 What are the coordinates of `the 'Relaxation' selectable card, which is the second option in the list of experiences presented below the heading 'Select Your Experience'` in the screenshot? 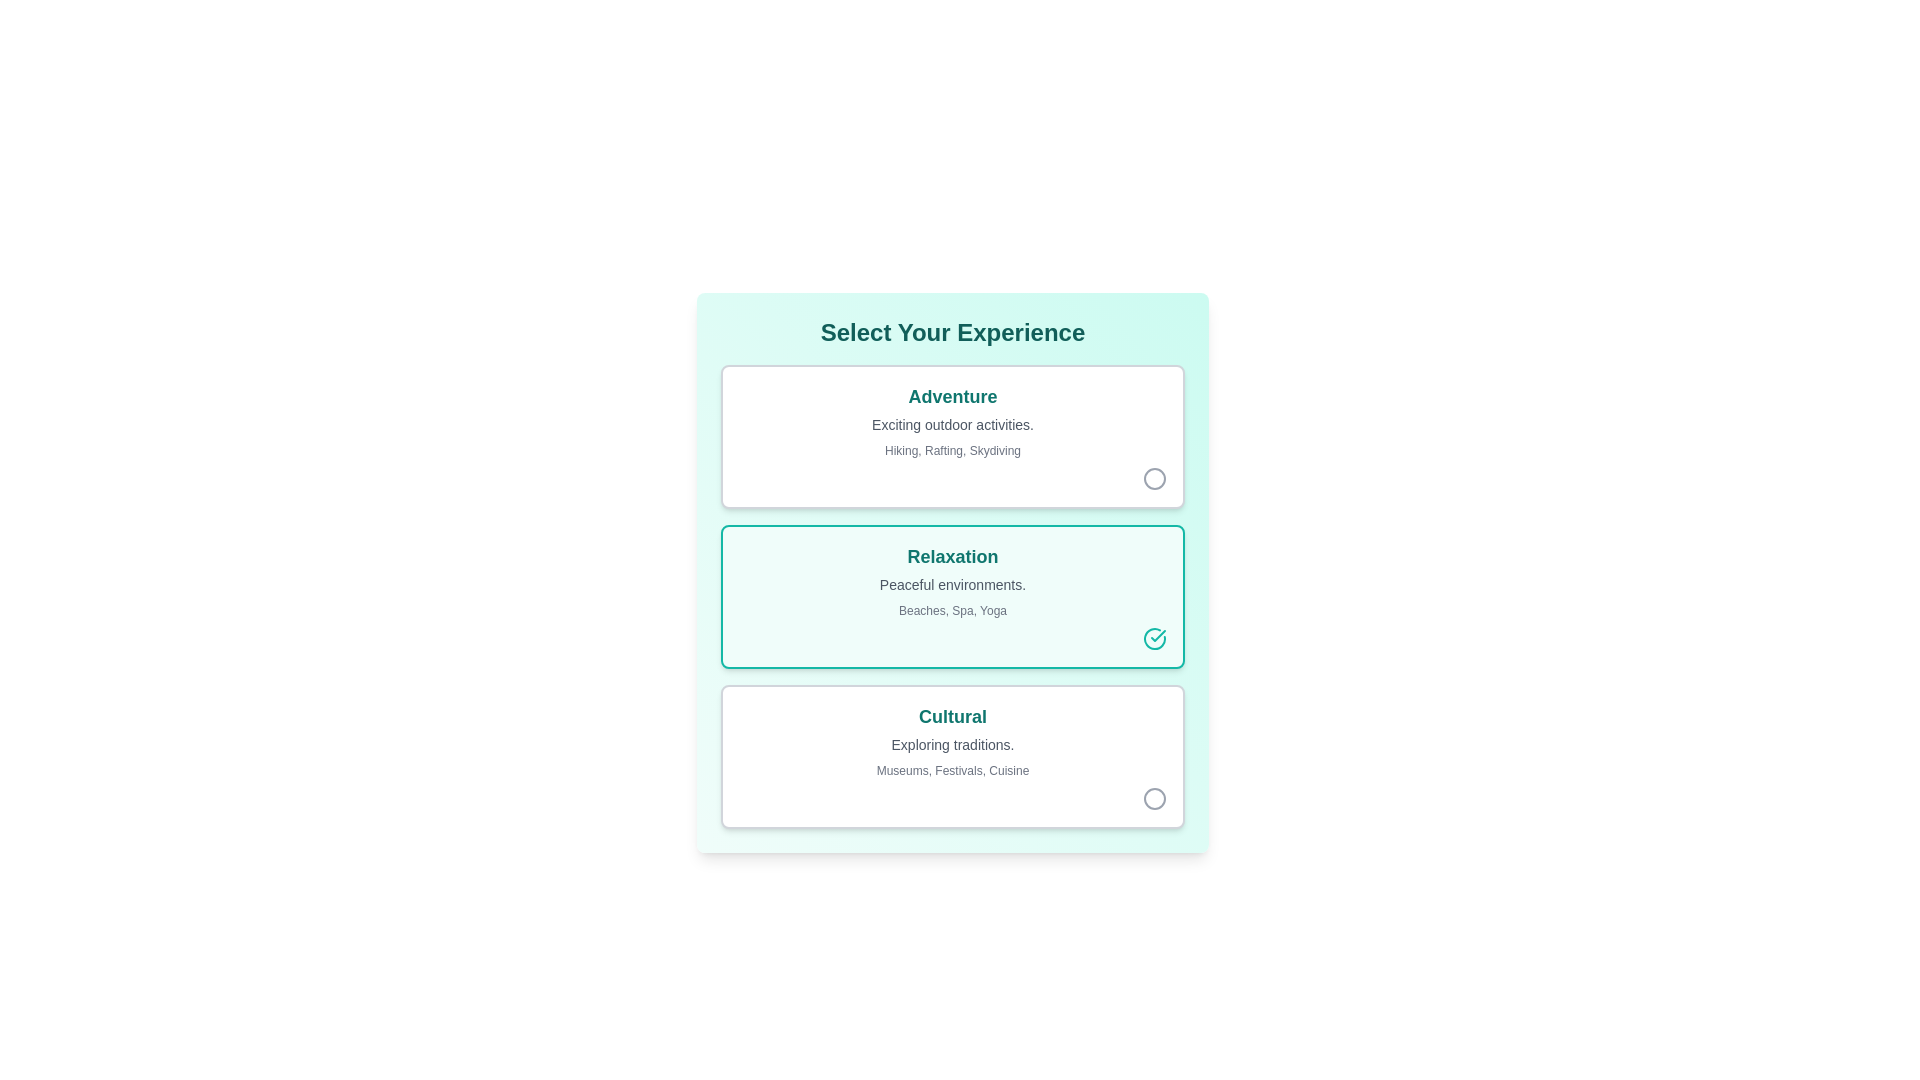 It's located at (952, 596).